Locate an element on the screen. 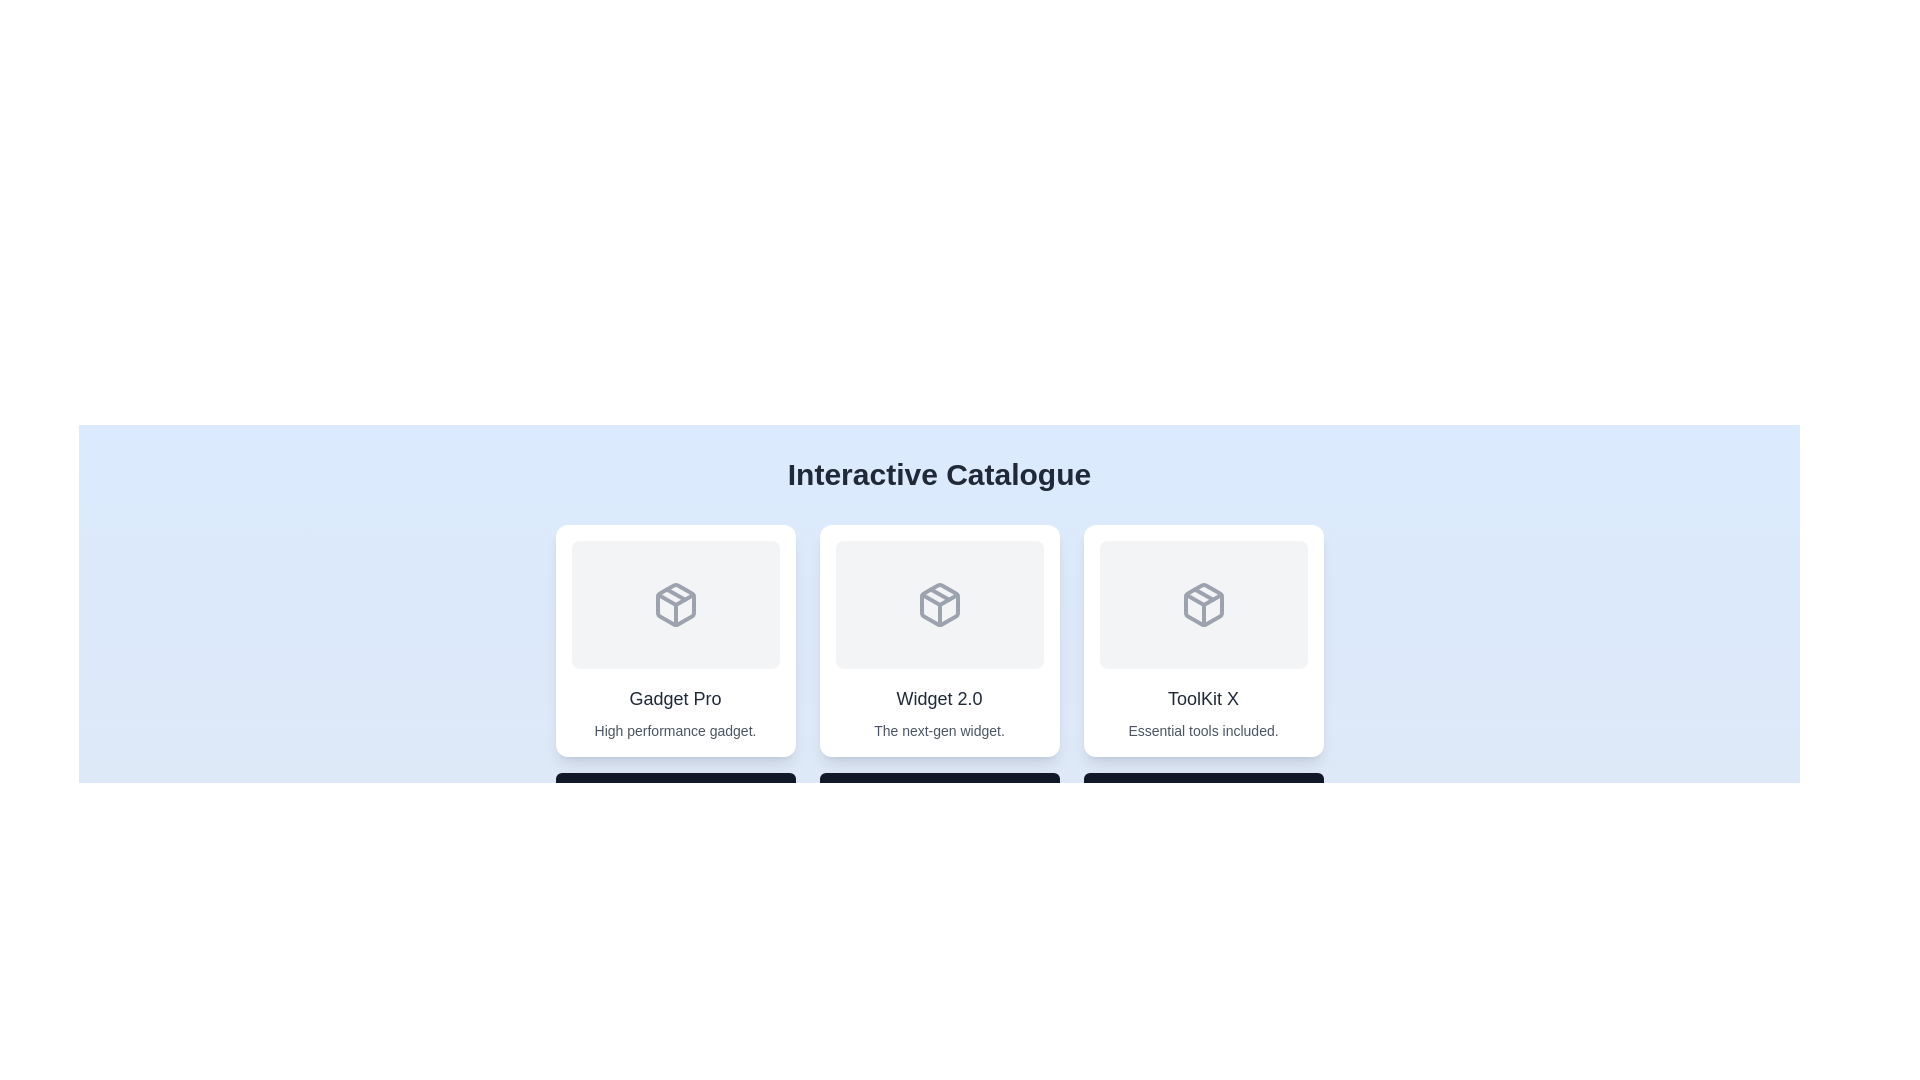 This screenshot has width=1920, height=1080. tooltip content located at the bottom of the 'Gadget Pro' card, which provides additional information about its action or purpose is located at coordinates (675, 788).